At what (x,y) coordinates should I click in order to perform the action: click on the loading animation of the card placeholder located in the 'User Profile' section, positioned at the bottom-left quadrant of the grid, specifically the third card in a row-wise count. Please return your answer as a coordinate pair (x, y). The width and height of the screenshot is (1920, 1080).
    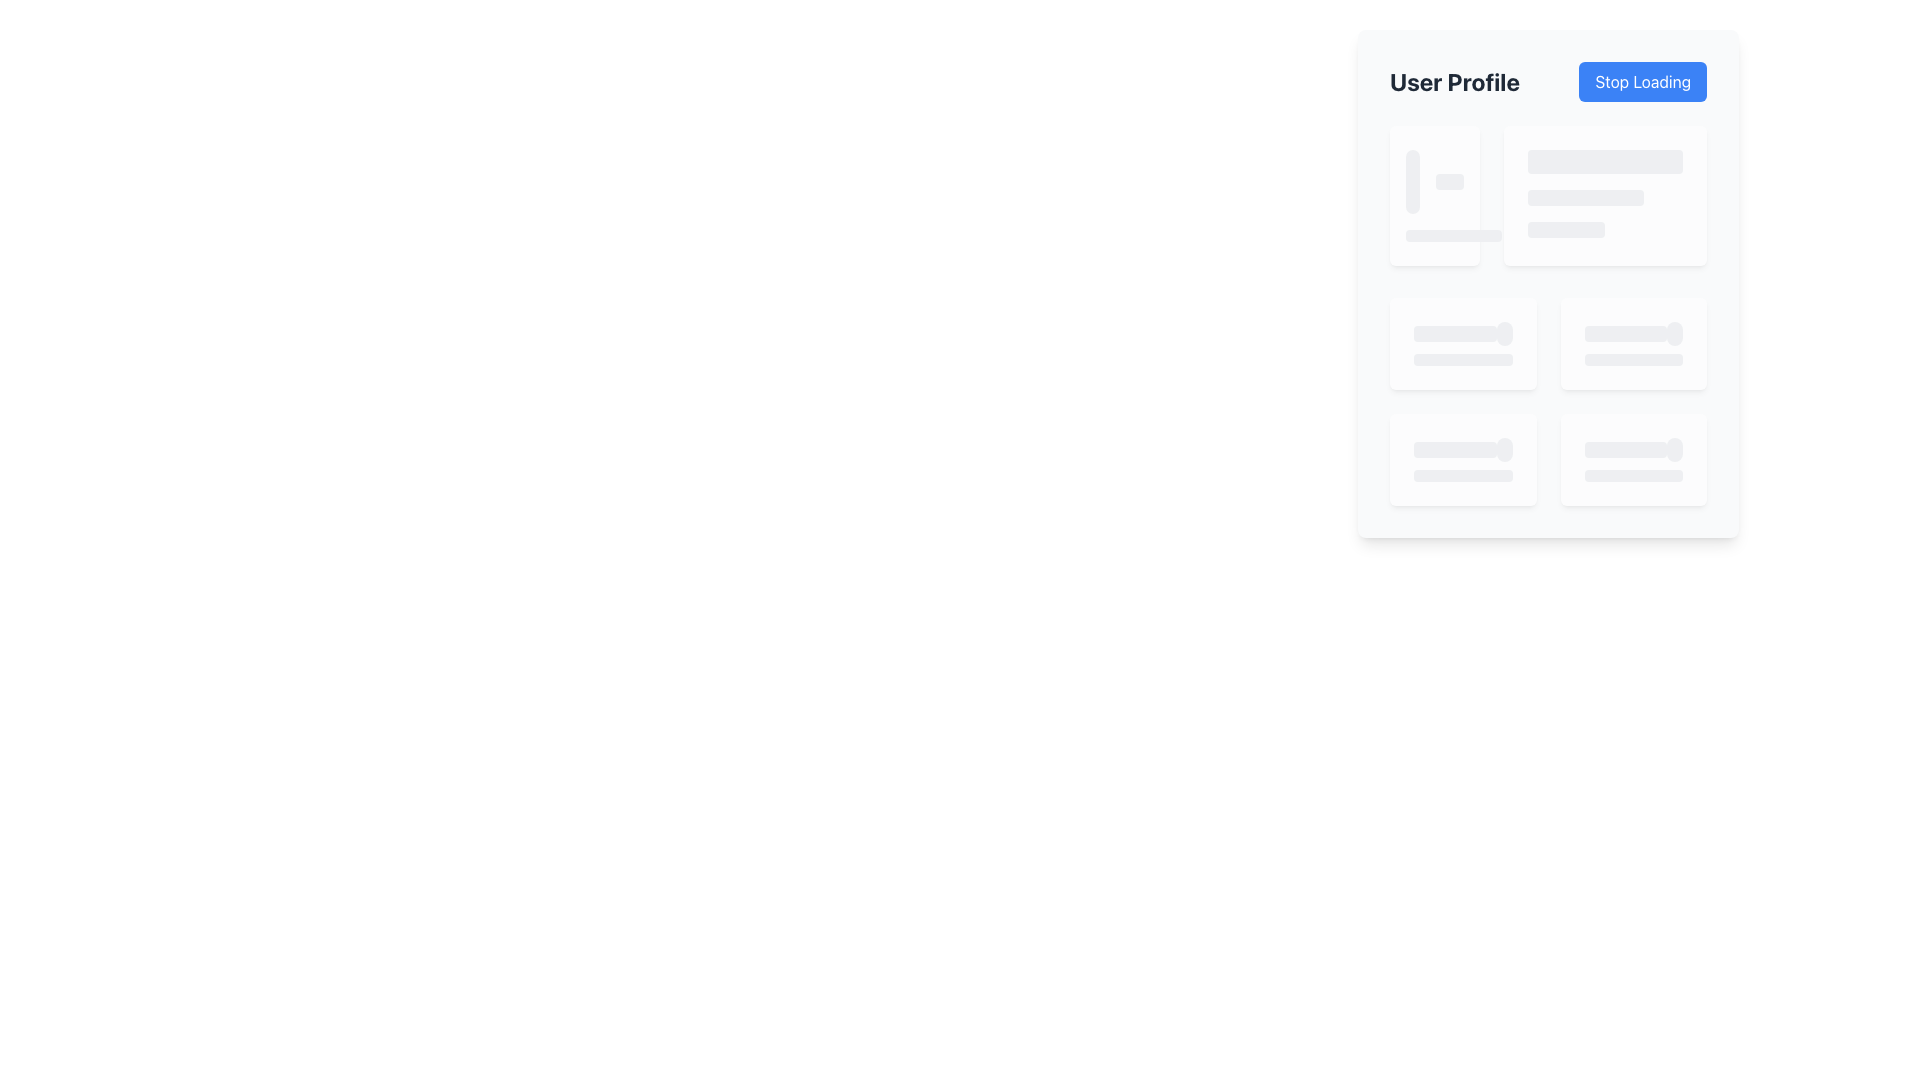
    Looking at the image, I should click on (1463, 459).